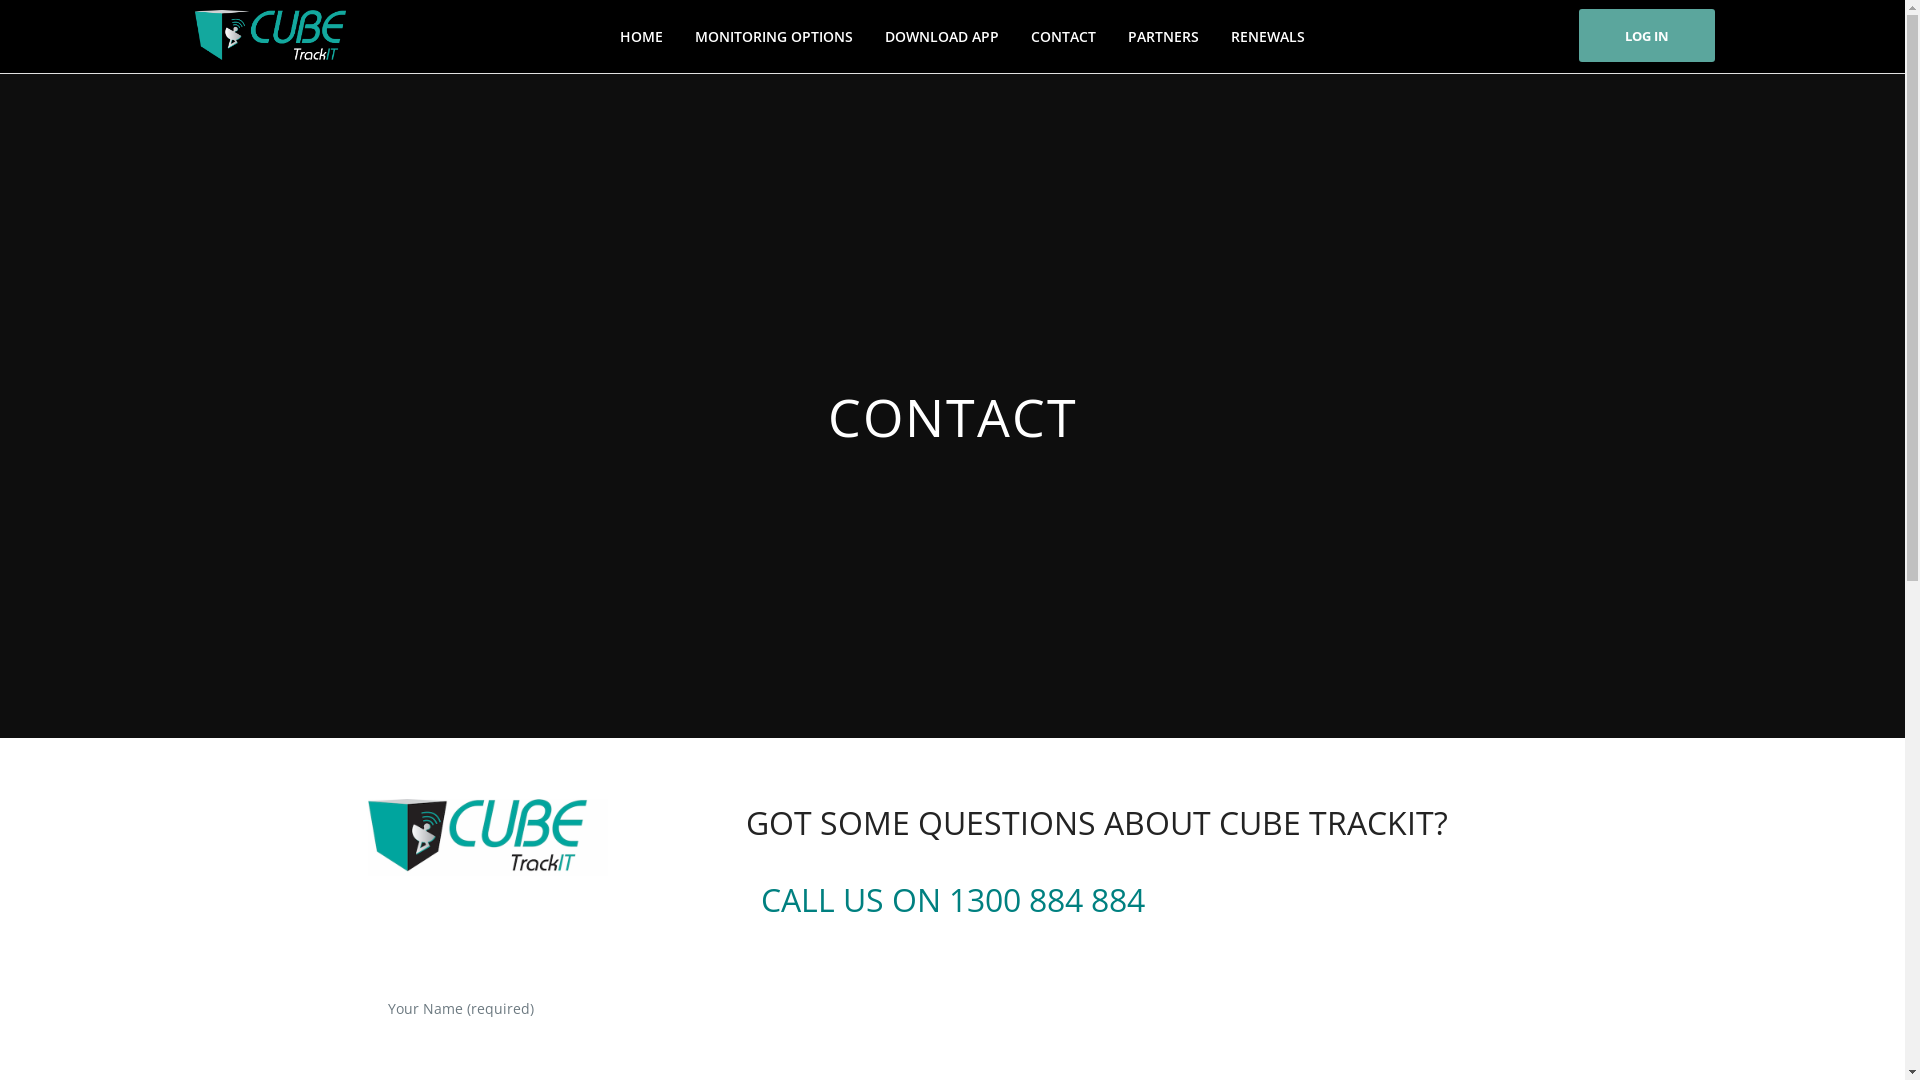 Image resolution: width=1920 pixels, height=1080 pixels. What do you see at coordinates (940, 36) in the screenshot?
I see `'DOWNLOAD APP'` at bounding box center [940, 36].